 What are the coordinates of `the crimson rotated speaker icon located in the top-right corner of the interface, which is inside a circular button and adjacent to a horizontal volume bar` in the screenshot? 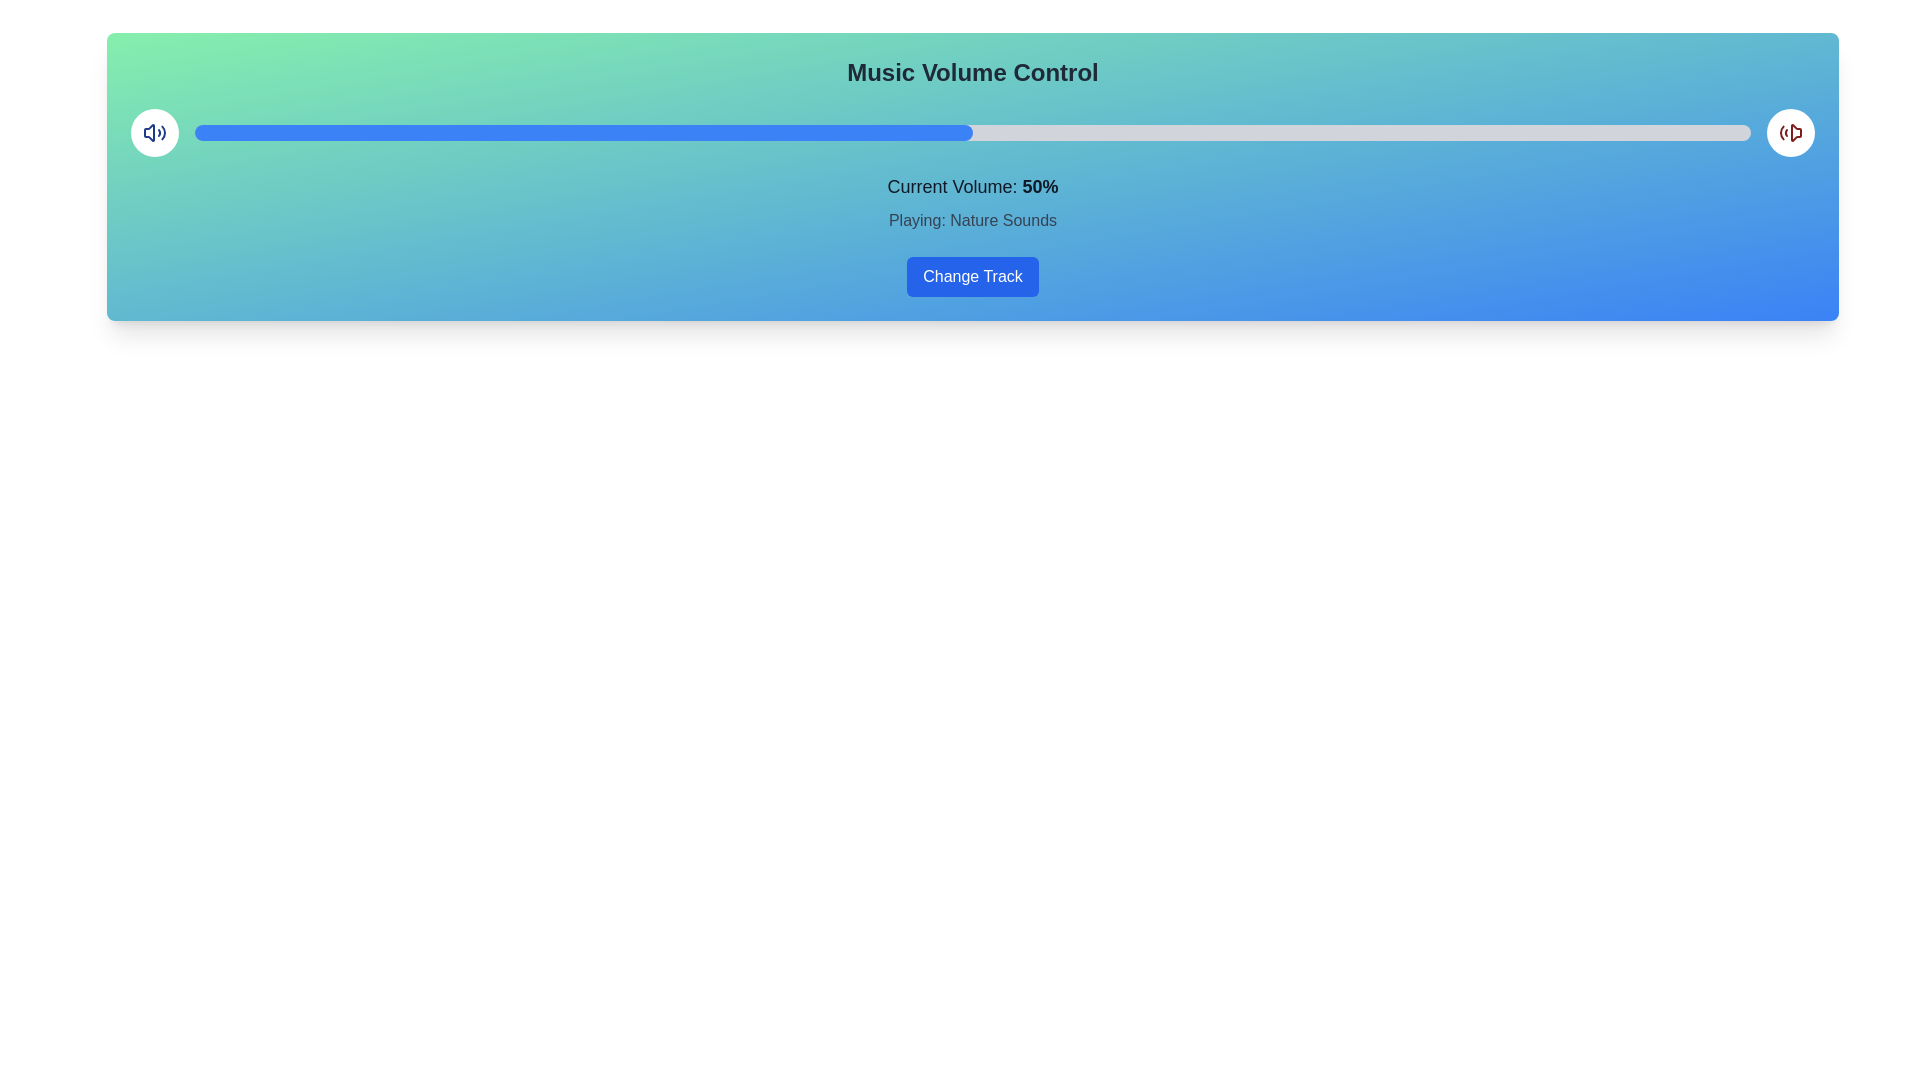 It's located at (1790, 132).